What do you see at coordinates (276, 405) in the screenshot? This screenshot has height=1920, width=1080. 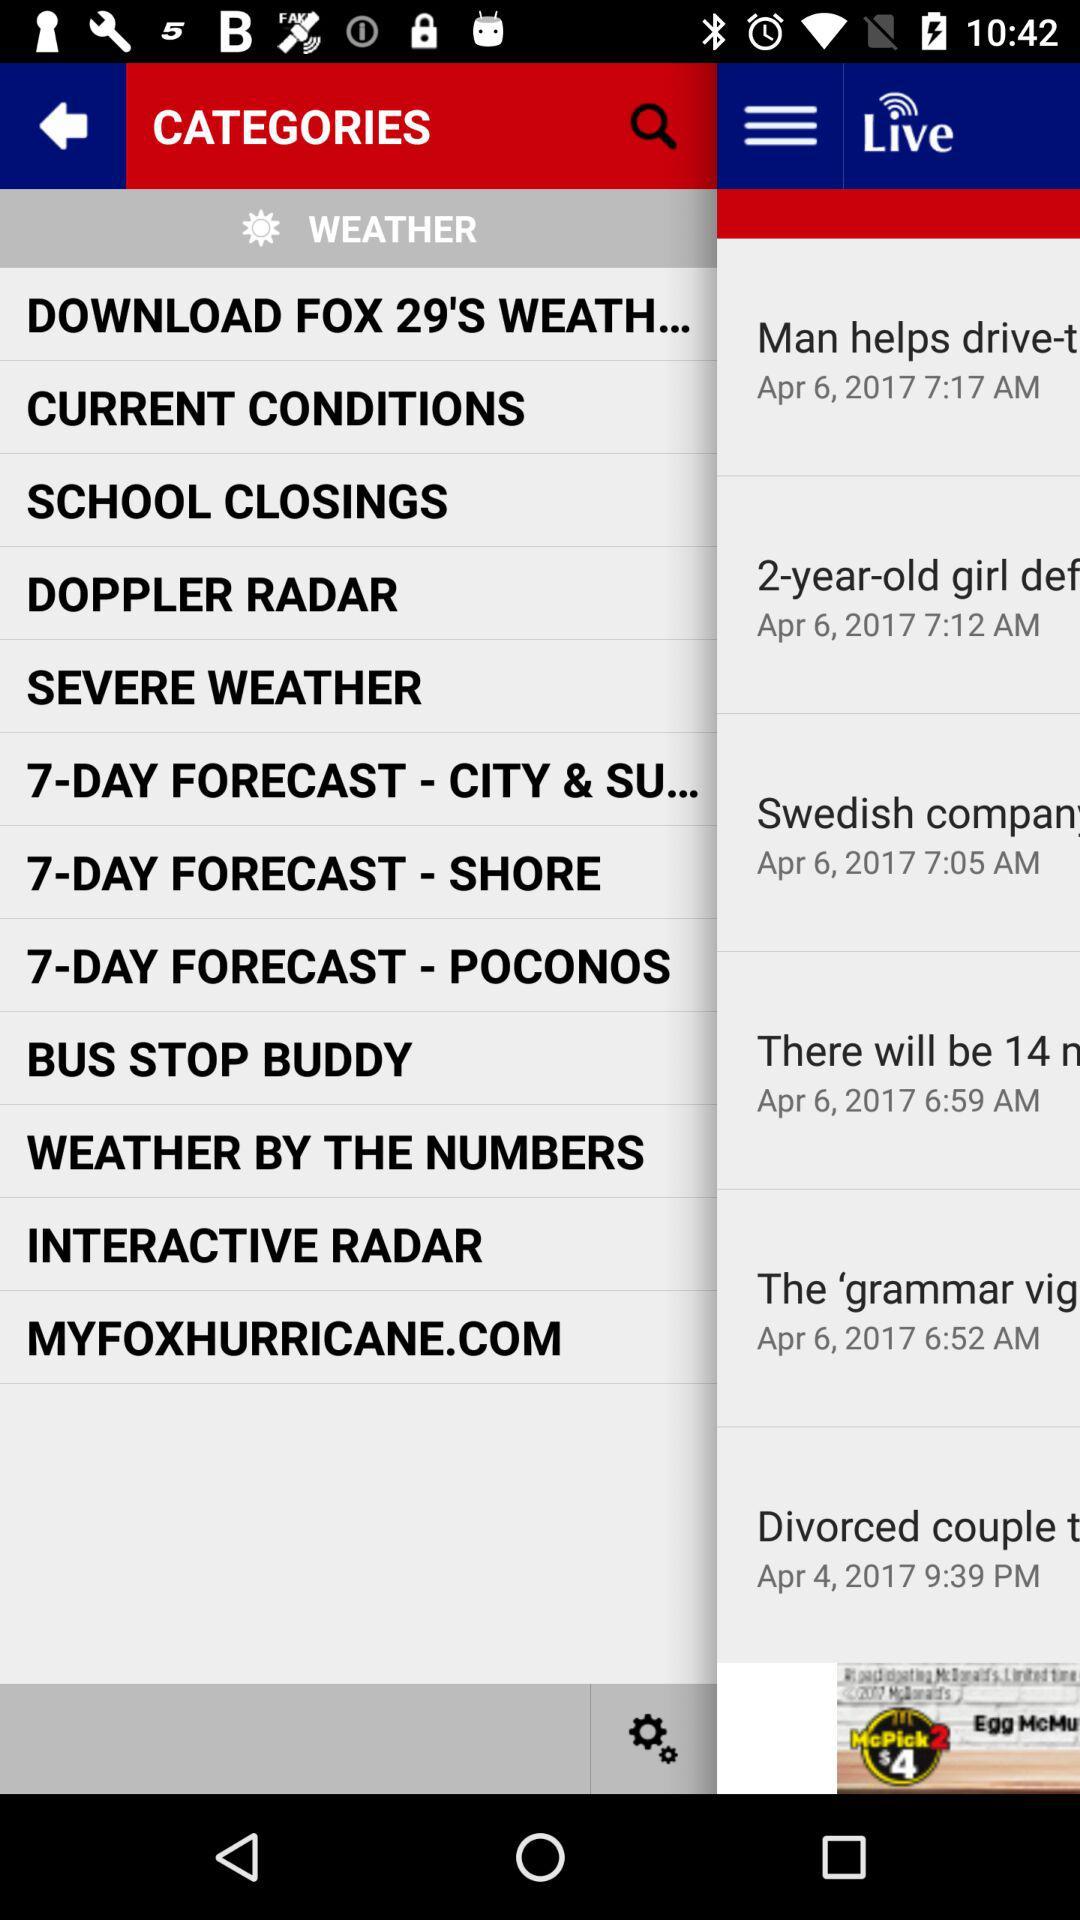 I see `the icon below download fox 29 item` at bounding box center [276, 405].